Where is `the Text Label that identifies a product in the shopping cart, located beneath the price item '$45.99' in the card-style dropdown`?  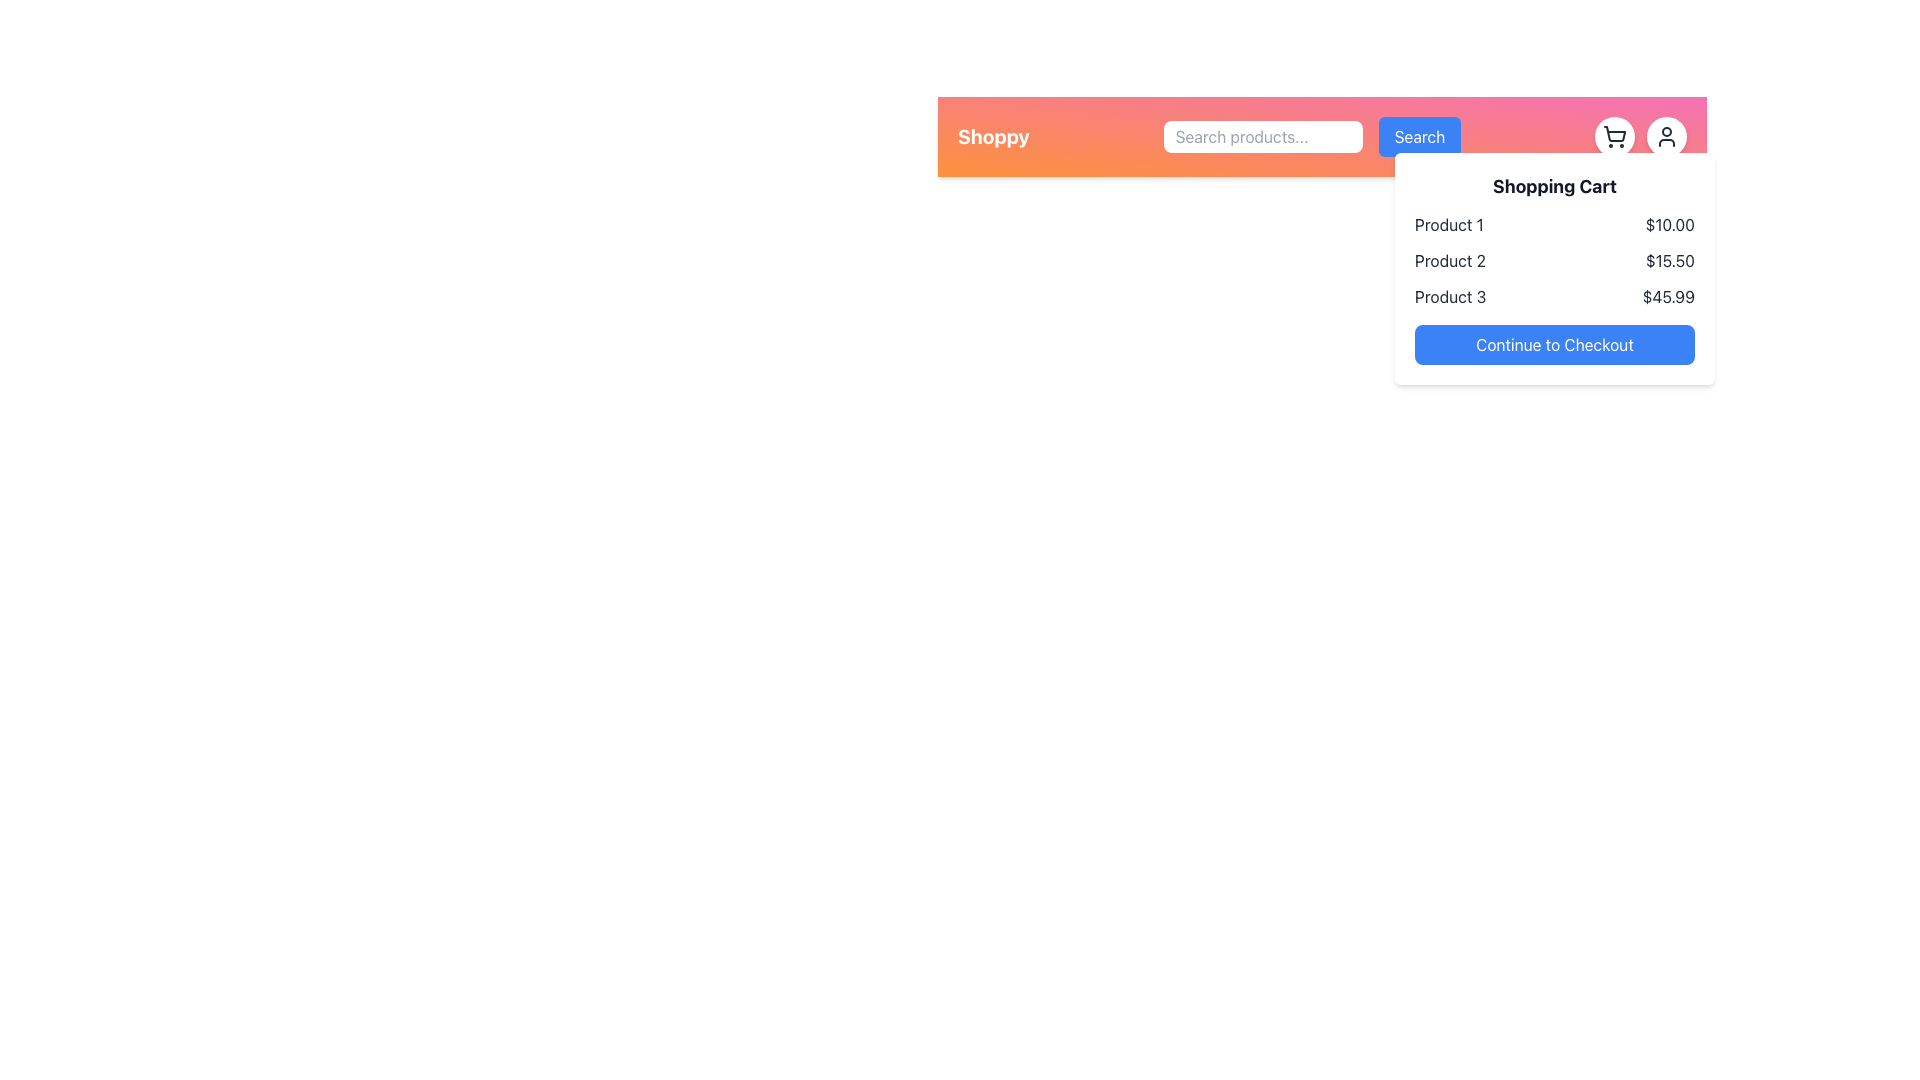
the Text Label that identifies a product in the shopping cart, located beneath the price item '$45.99' in the card-style dropdown is located at coordinates (1450, 297).